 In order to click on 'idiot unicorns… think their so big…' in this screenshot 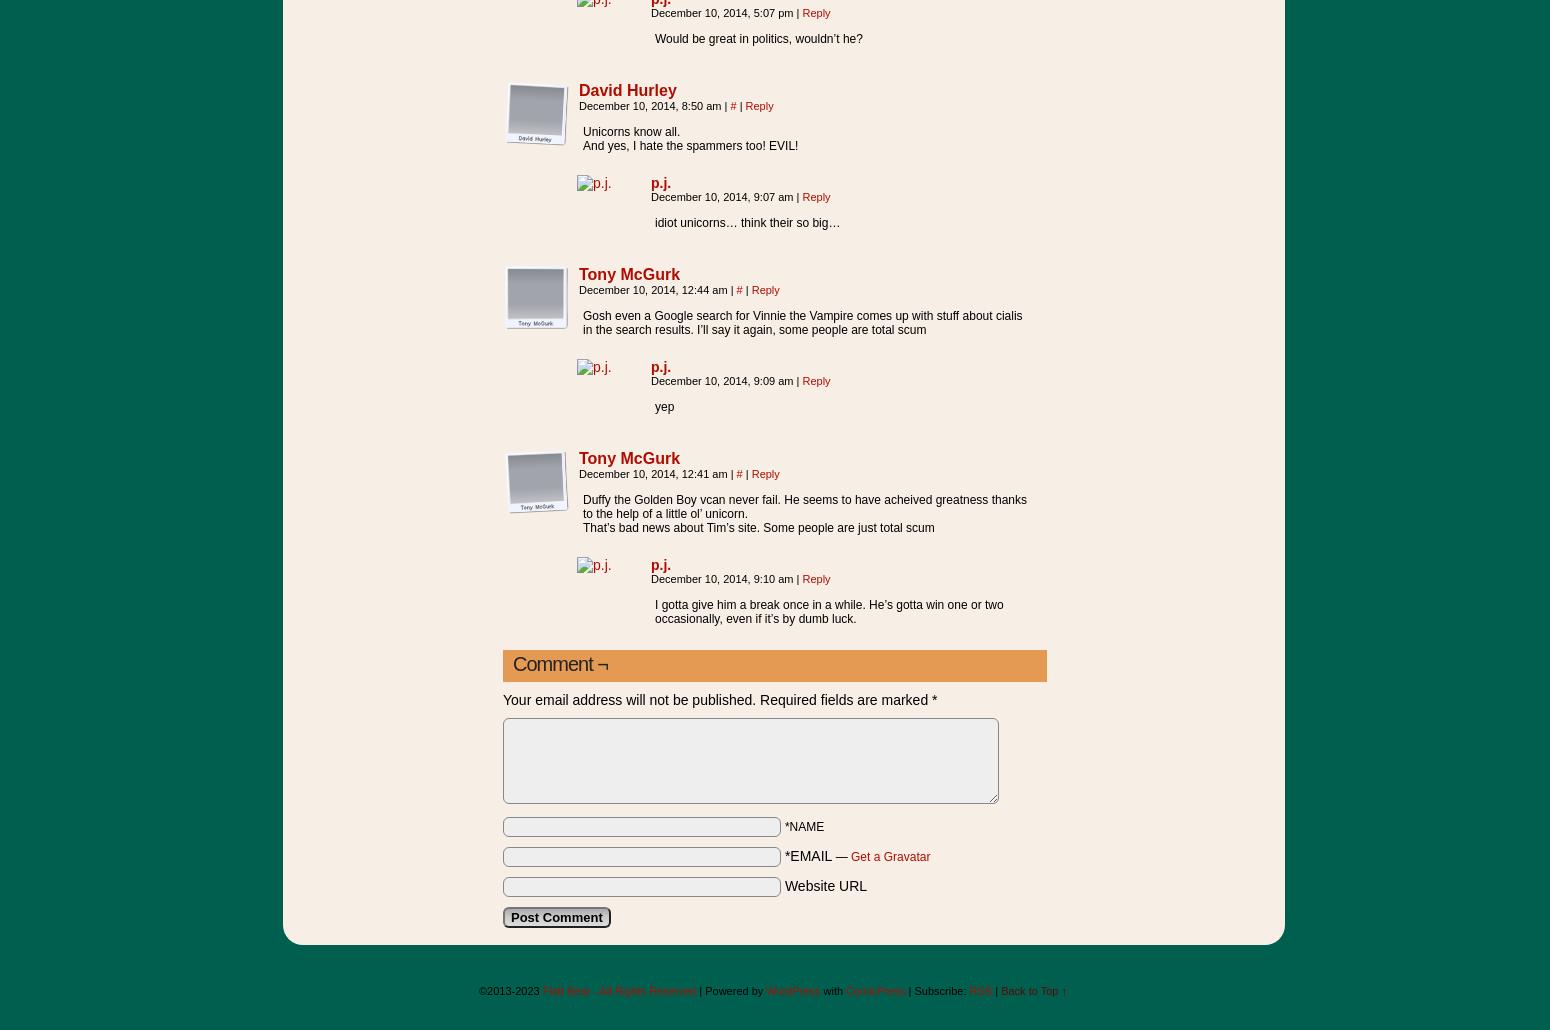, I will do `click(747, 222)`.